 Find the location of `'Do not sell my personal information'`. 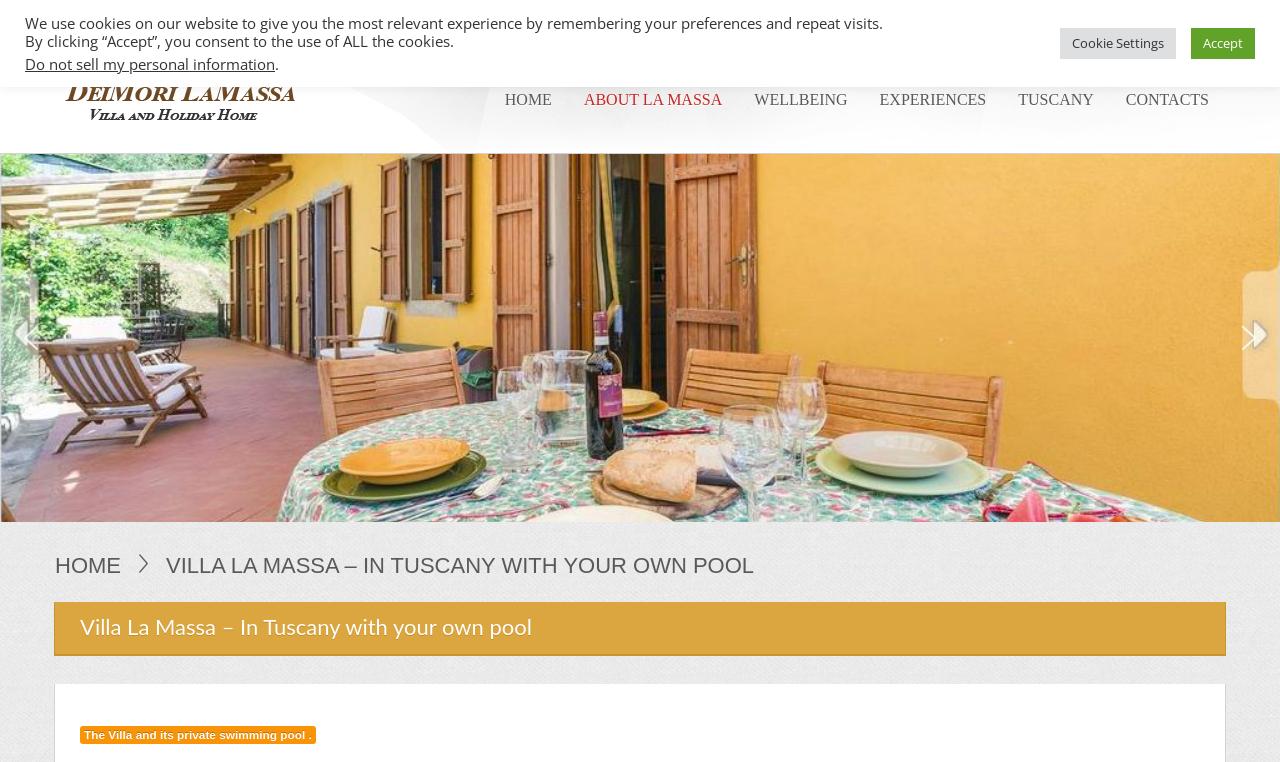

'Do not sell my personal information' is located at coordinates (149, 64).